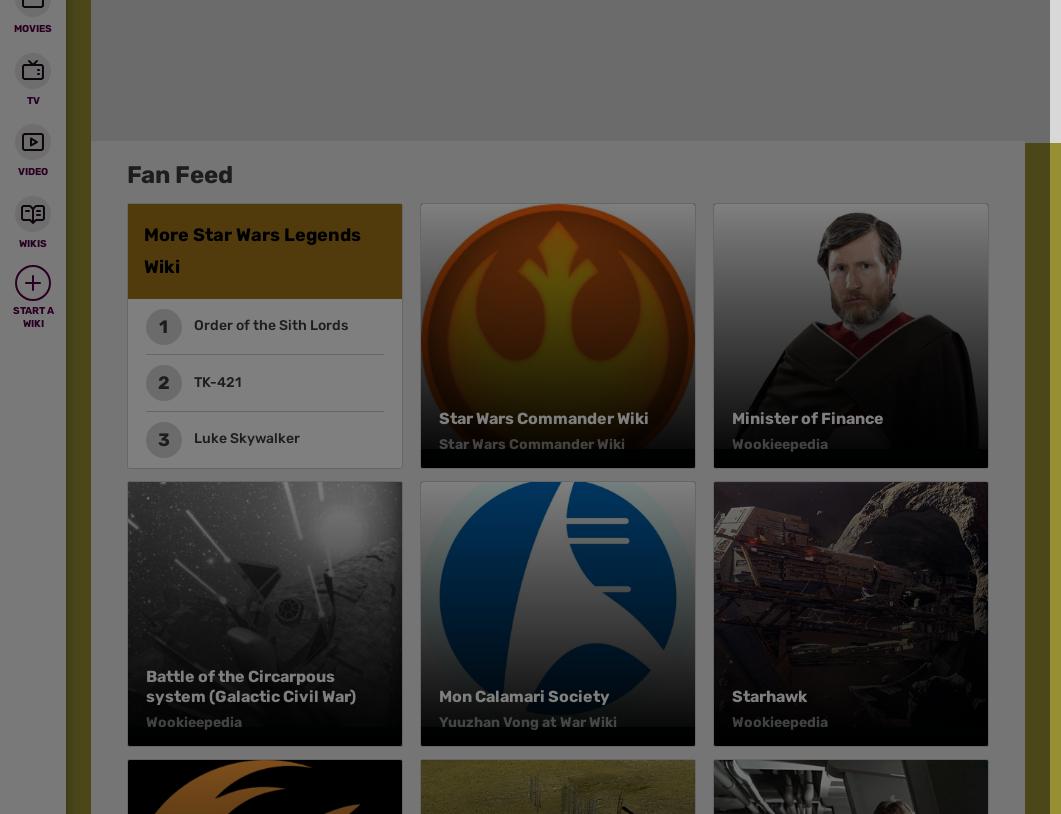  What do you see at coordinates (114, 97) in the screenshot?
I see `'Muthead'` at bounding box center [114, 97].